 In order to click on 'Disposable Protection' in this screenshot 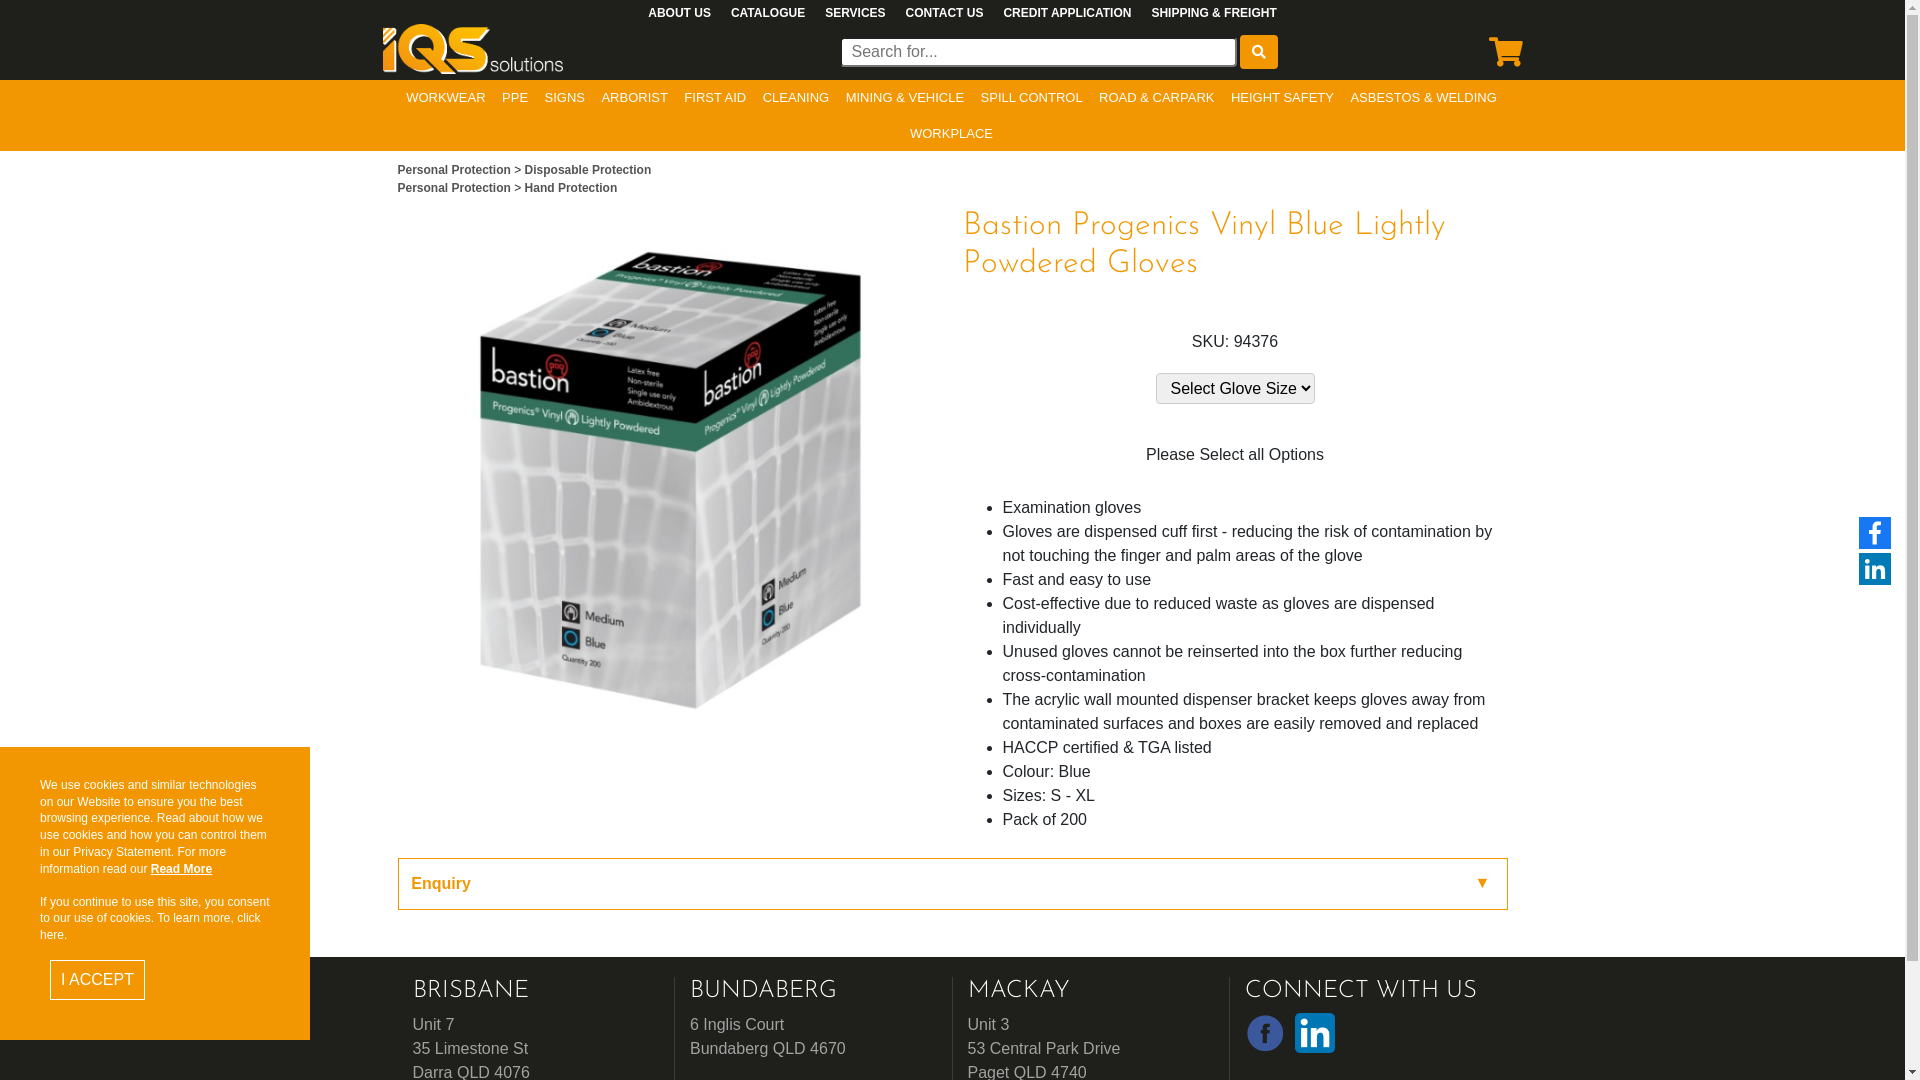, I will do `click(587, 168)`.